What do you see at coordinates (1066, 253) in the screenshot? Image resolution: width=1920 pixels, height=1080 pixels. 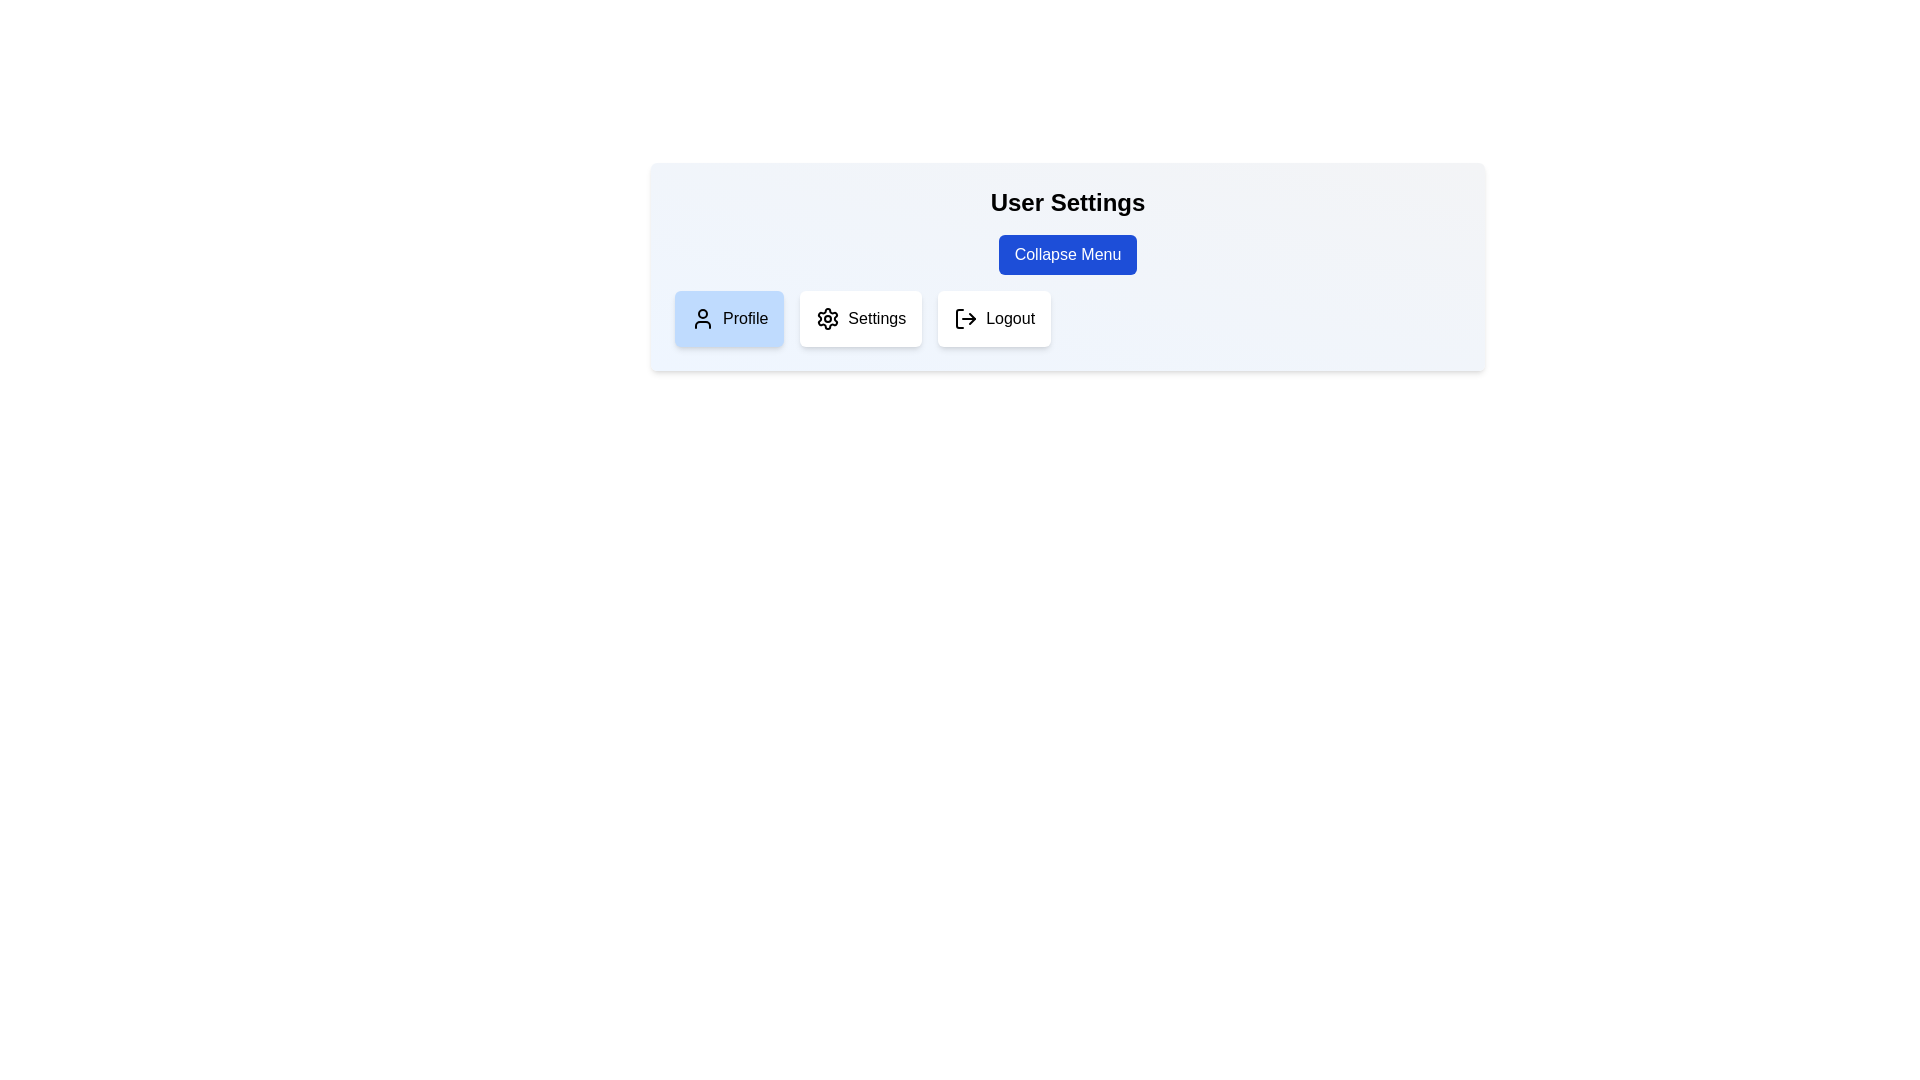 I see `the 'Collapse Menu' button to toggle the menu visibility` at bounding box center [1066, 253].